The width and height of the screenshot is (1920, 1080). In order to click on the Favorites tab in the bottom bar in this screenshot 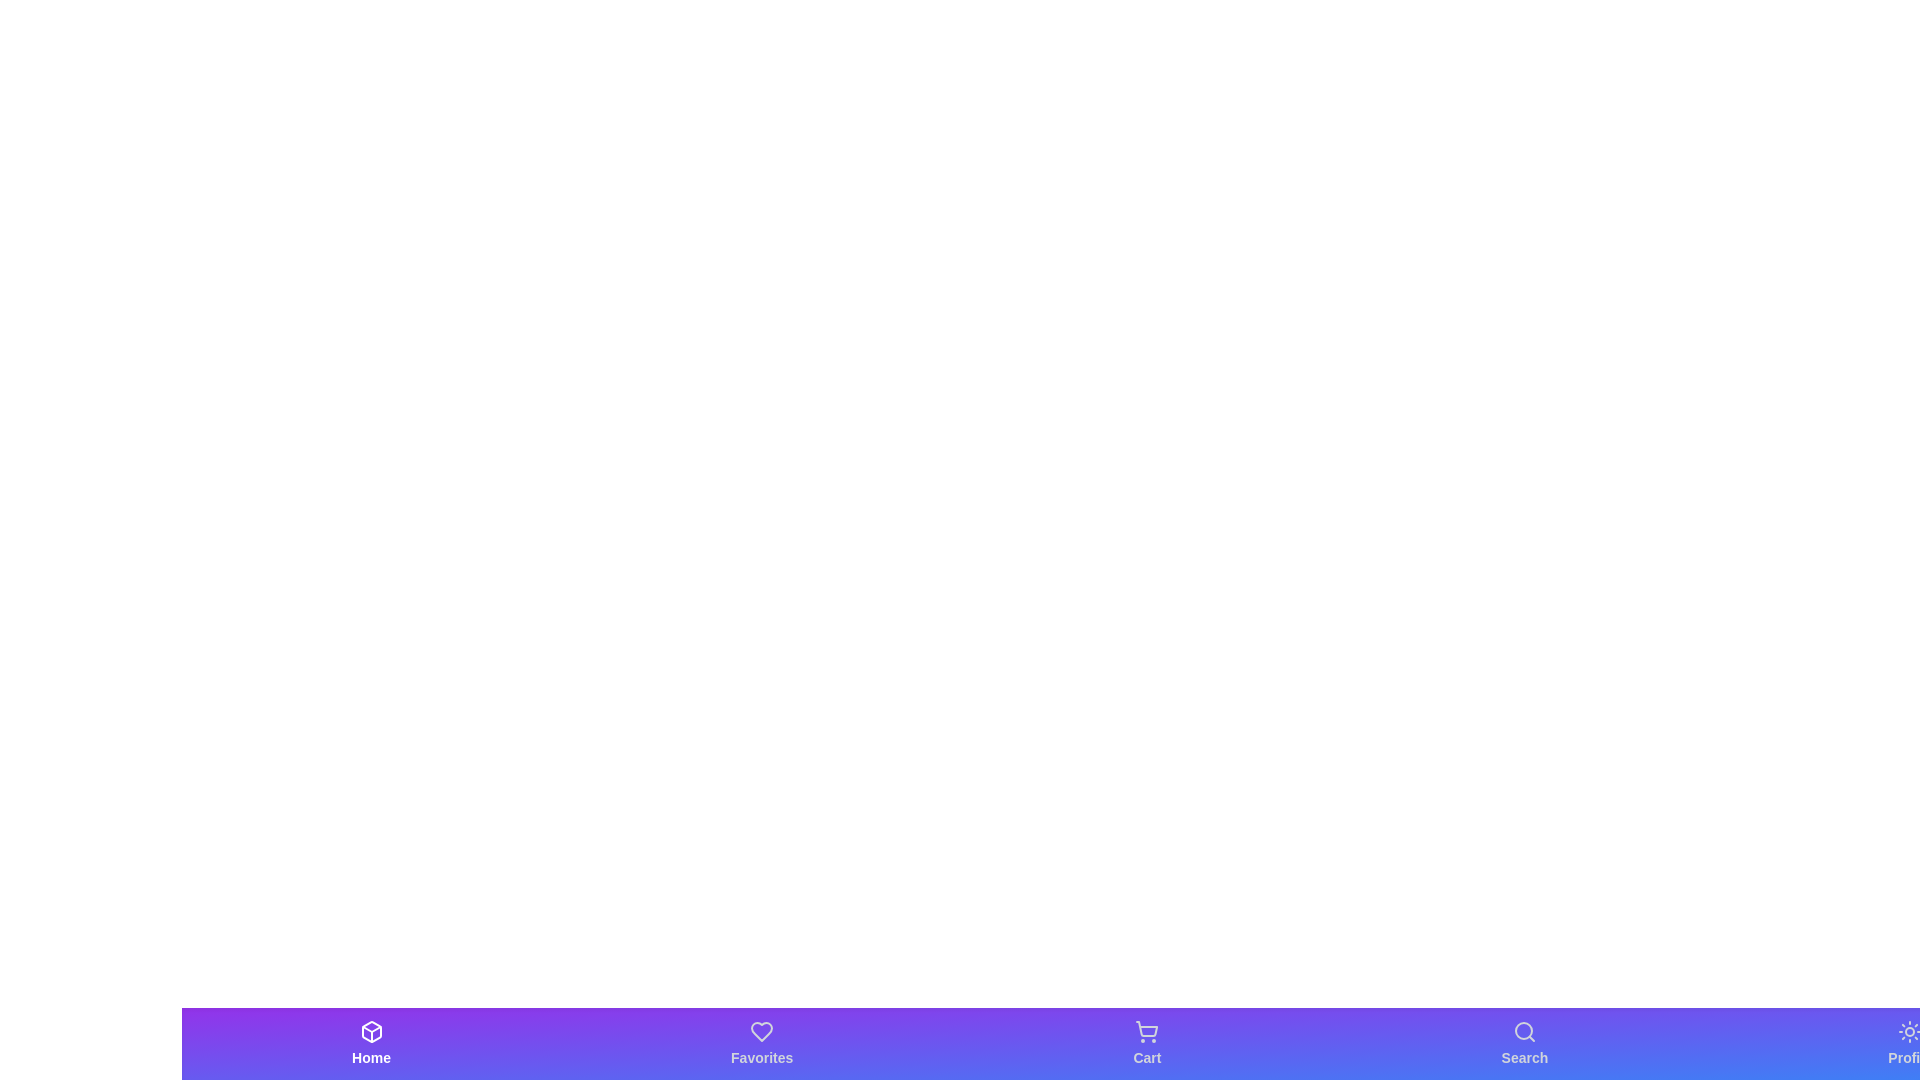, I will do `click(761, 1043)`.